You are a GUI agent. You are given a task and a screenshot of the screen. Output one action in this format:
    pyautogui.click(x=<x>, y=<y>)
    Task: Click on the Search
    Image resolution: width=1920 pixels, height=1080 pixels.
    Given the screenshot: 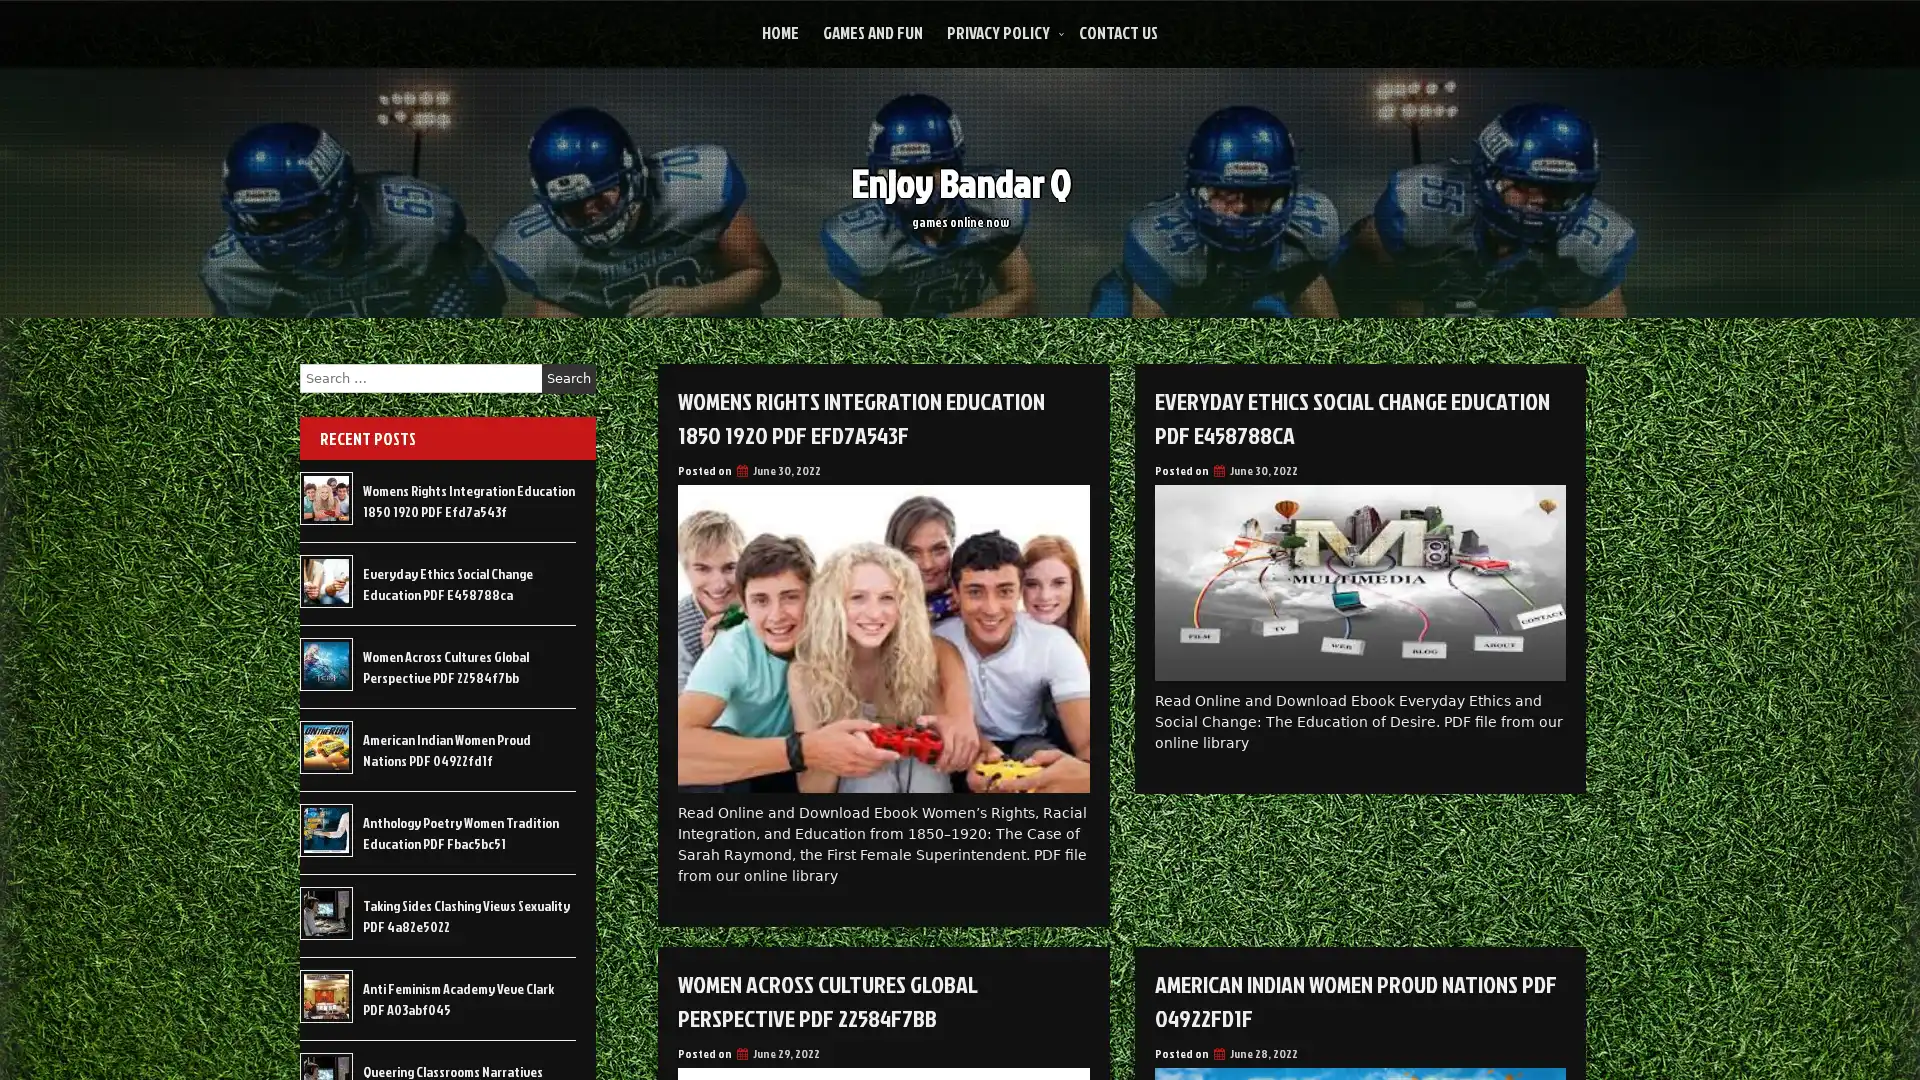 What is the action you would take?
    pyautogui.click(x=568, y=378)
    